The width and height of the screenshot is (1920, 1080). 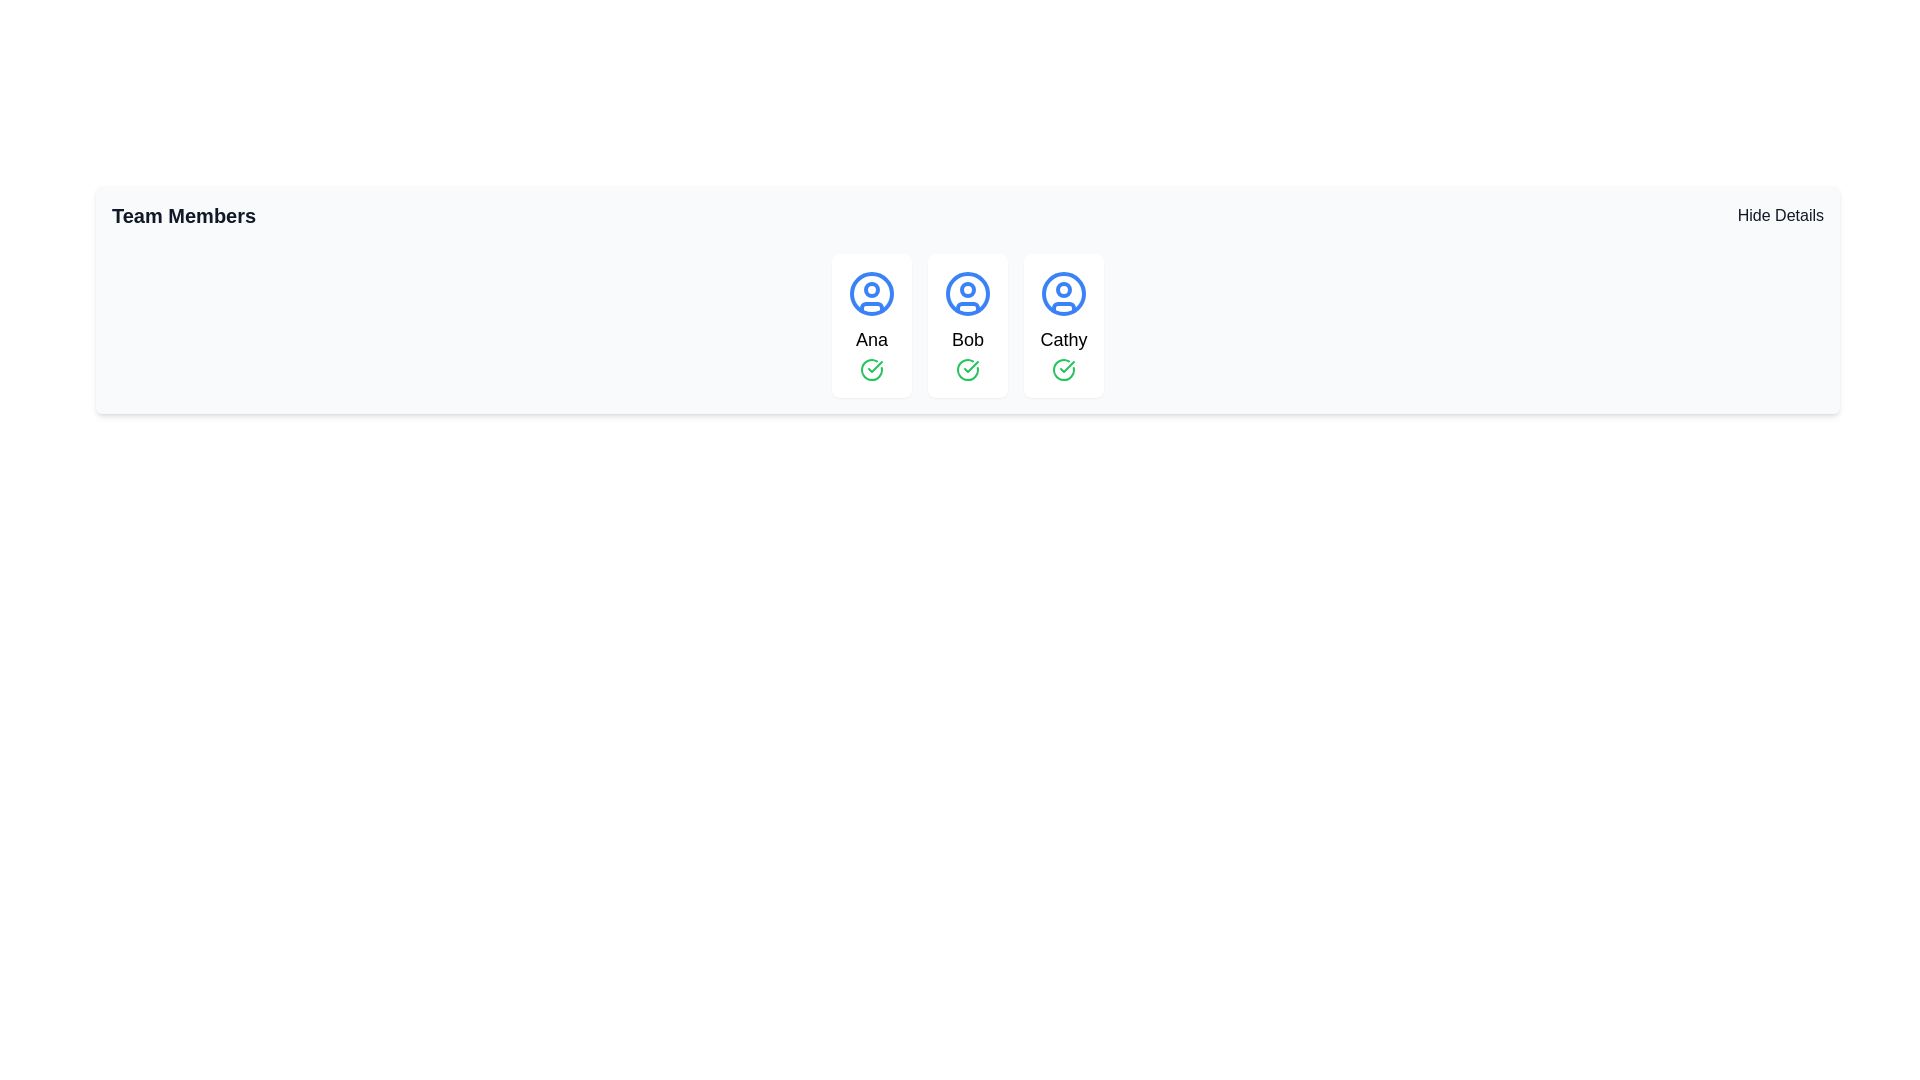 I want to click on the Profile Card labeled 'Cathy' which is the third card on the right in a row of three cards, so click(x=1063, y=325).